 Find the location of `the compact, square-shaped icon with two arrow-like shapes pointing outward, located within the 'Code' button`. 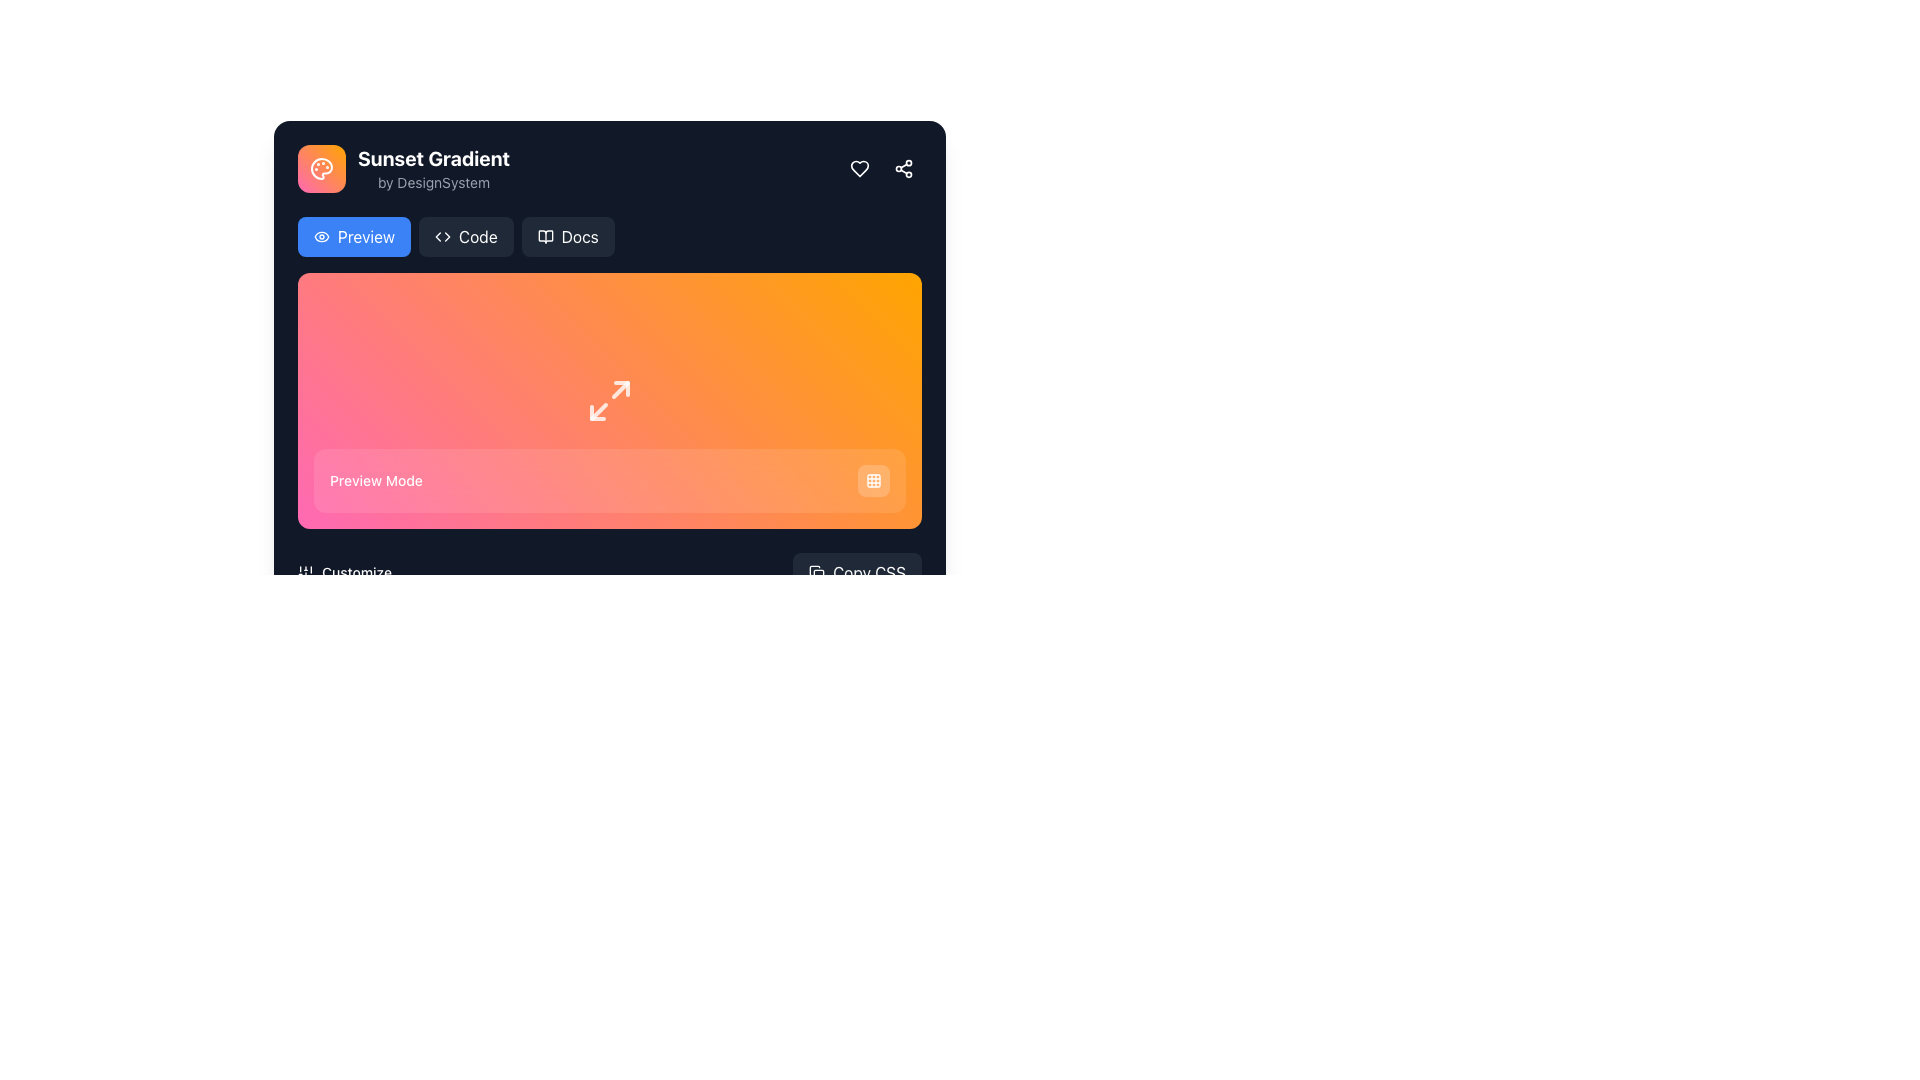

the compact, square-shaped icon with two arrow-like shapes pointing outward, located within the 'Code' button is located at coordinates (441, 235).